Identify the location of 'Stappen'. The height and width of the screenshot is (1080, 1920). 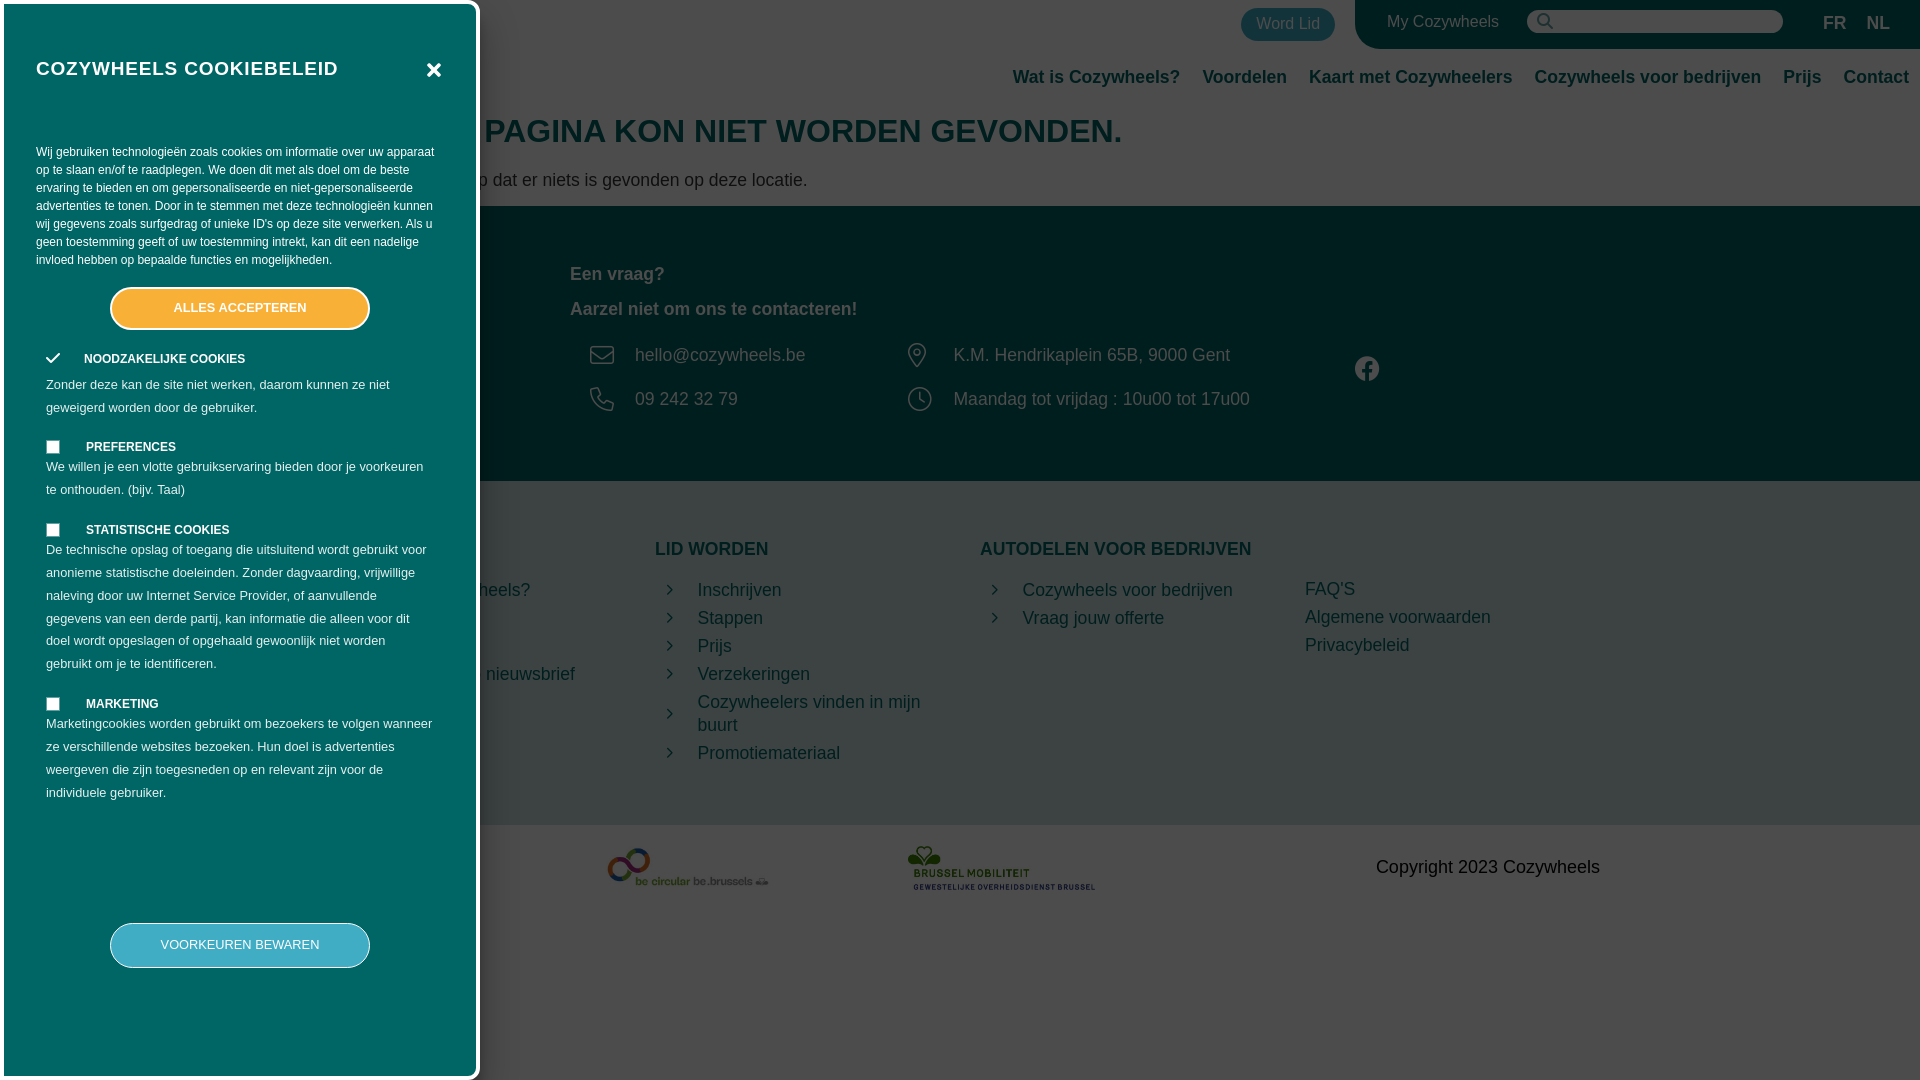
(654, 617).